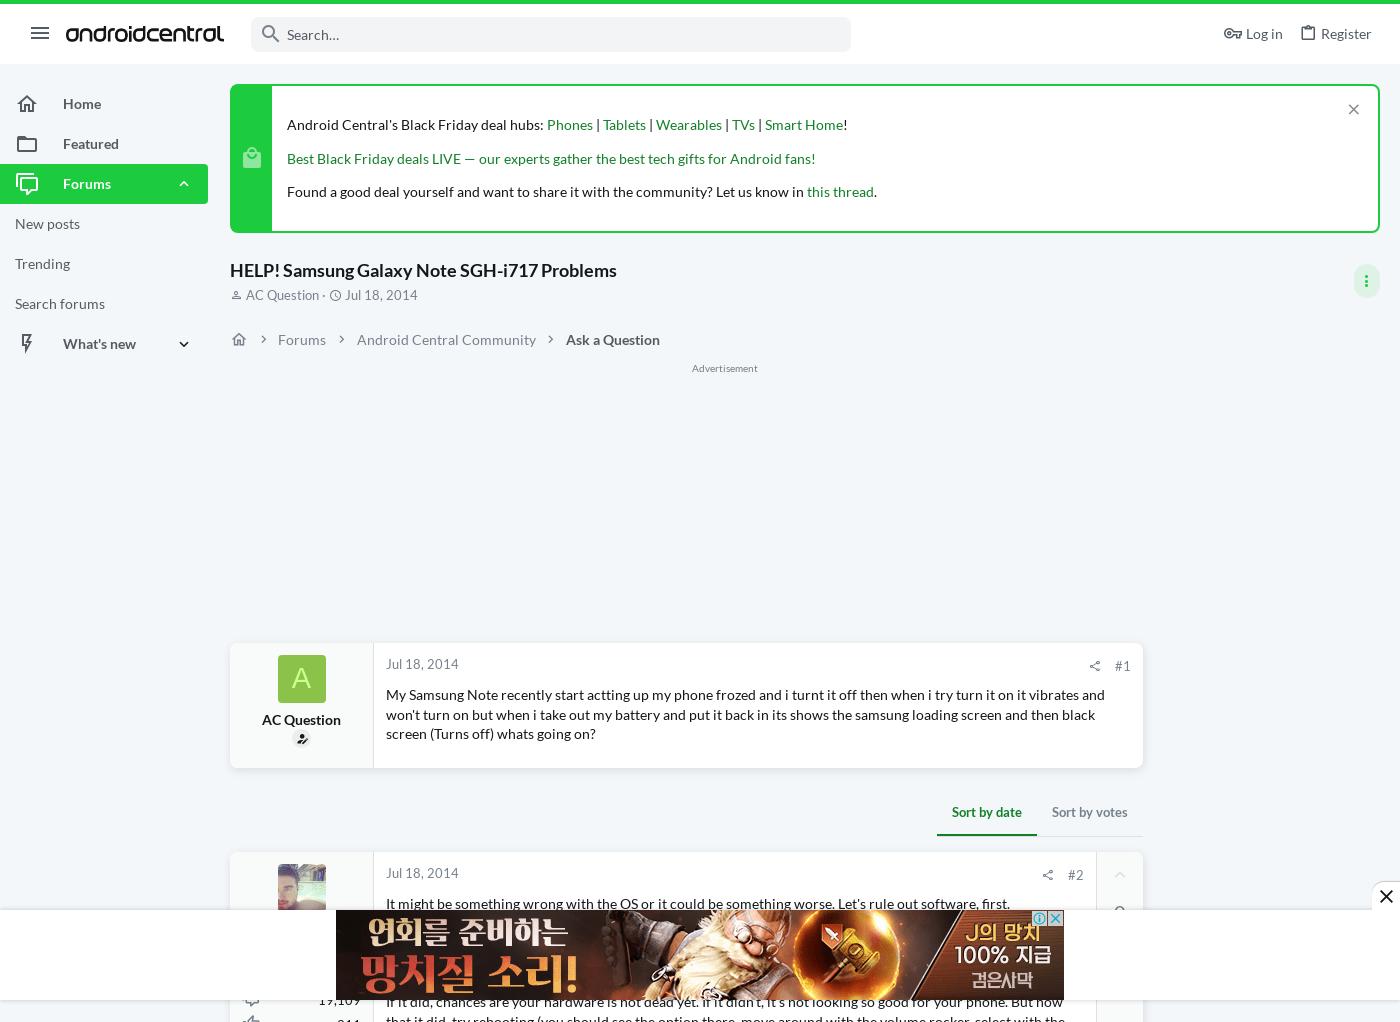 Image resolution: width=1400 pixels, height=1022 pixels. What do you see at coordinates (1264, 32) in the screenshot?
I see `'Log in'` at bounding box center [1264, 32].